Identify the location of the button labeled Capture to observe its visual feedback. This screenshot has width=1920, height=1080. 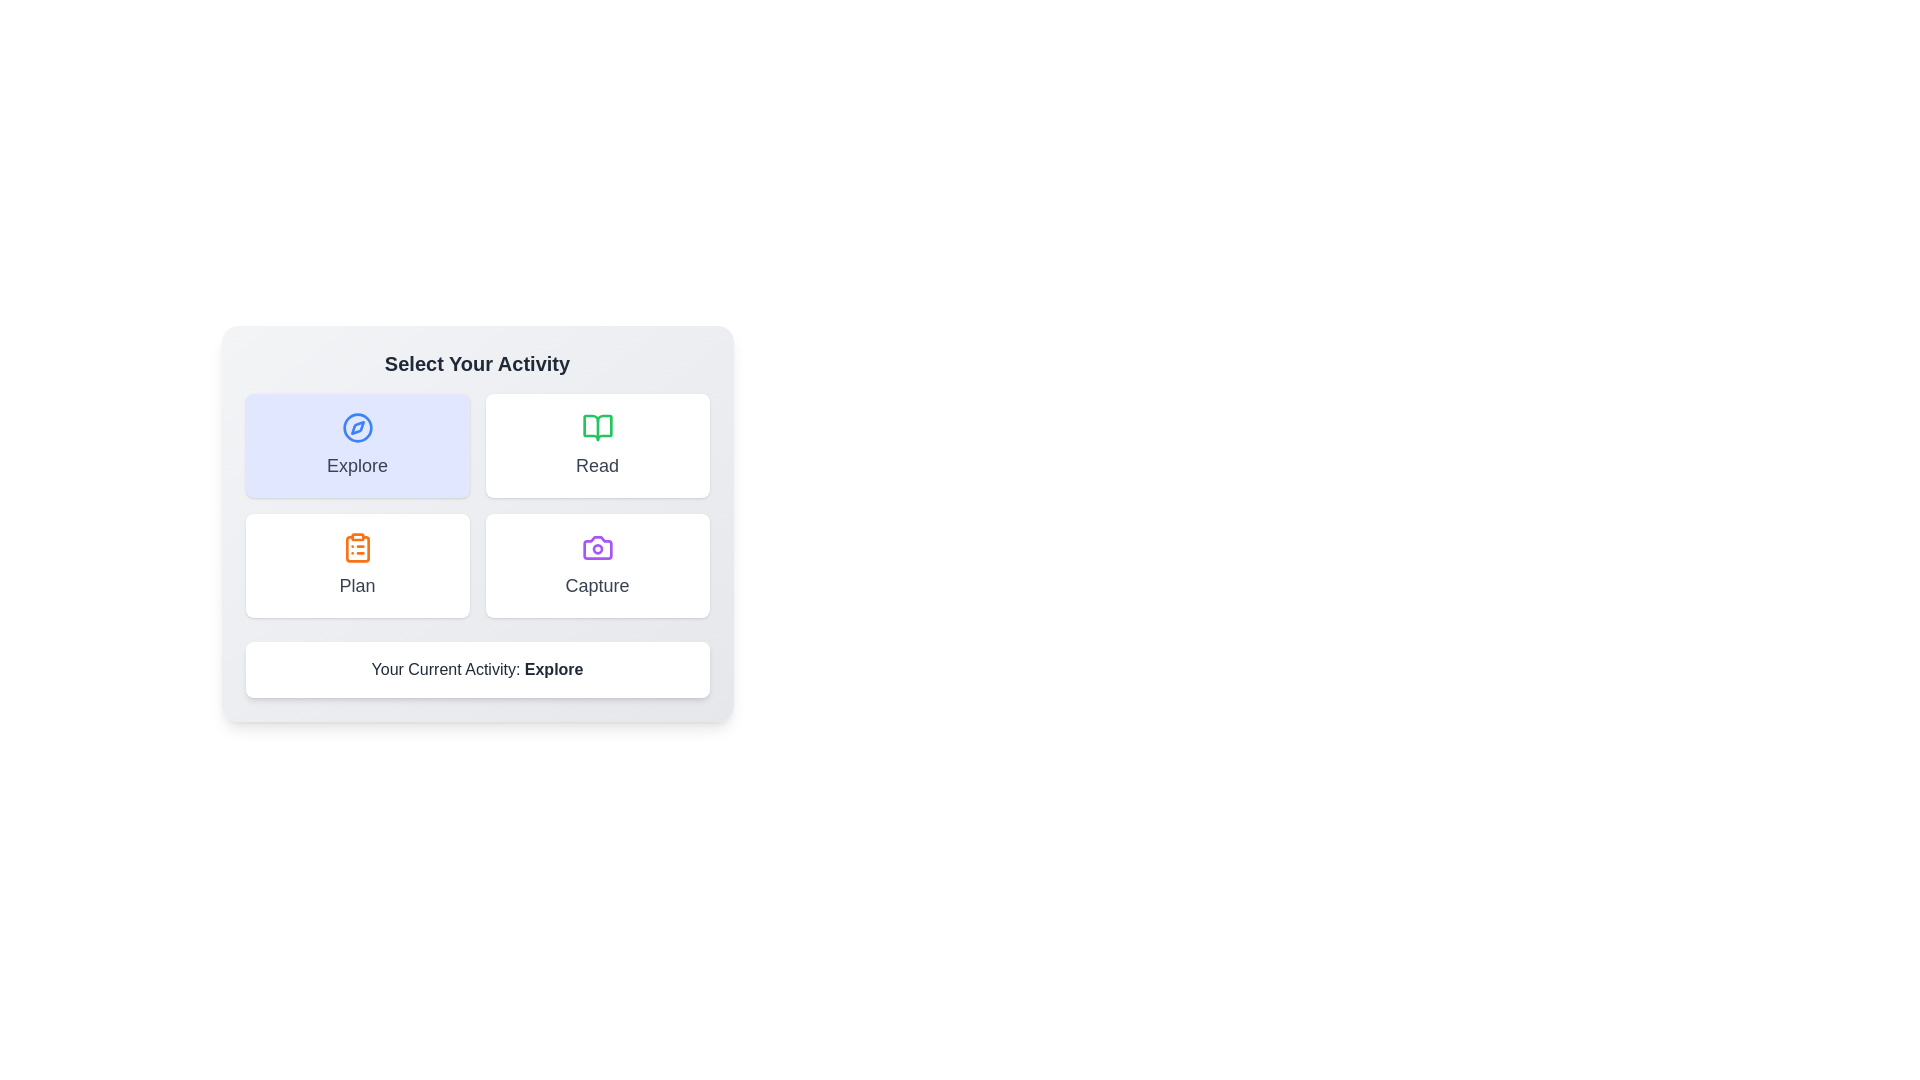
(596, 566).